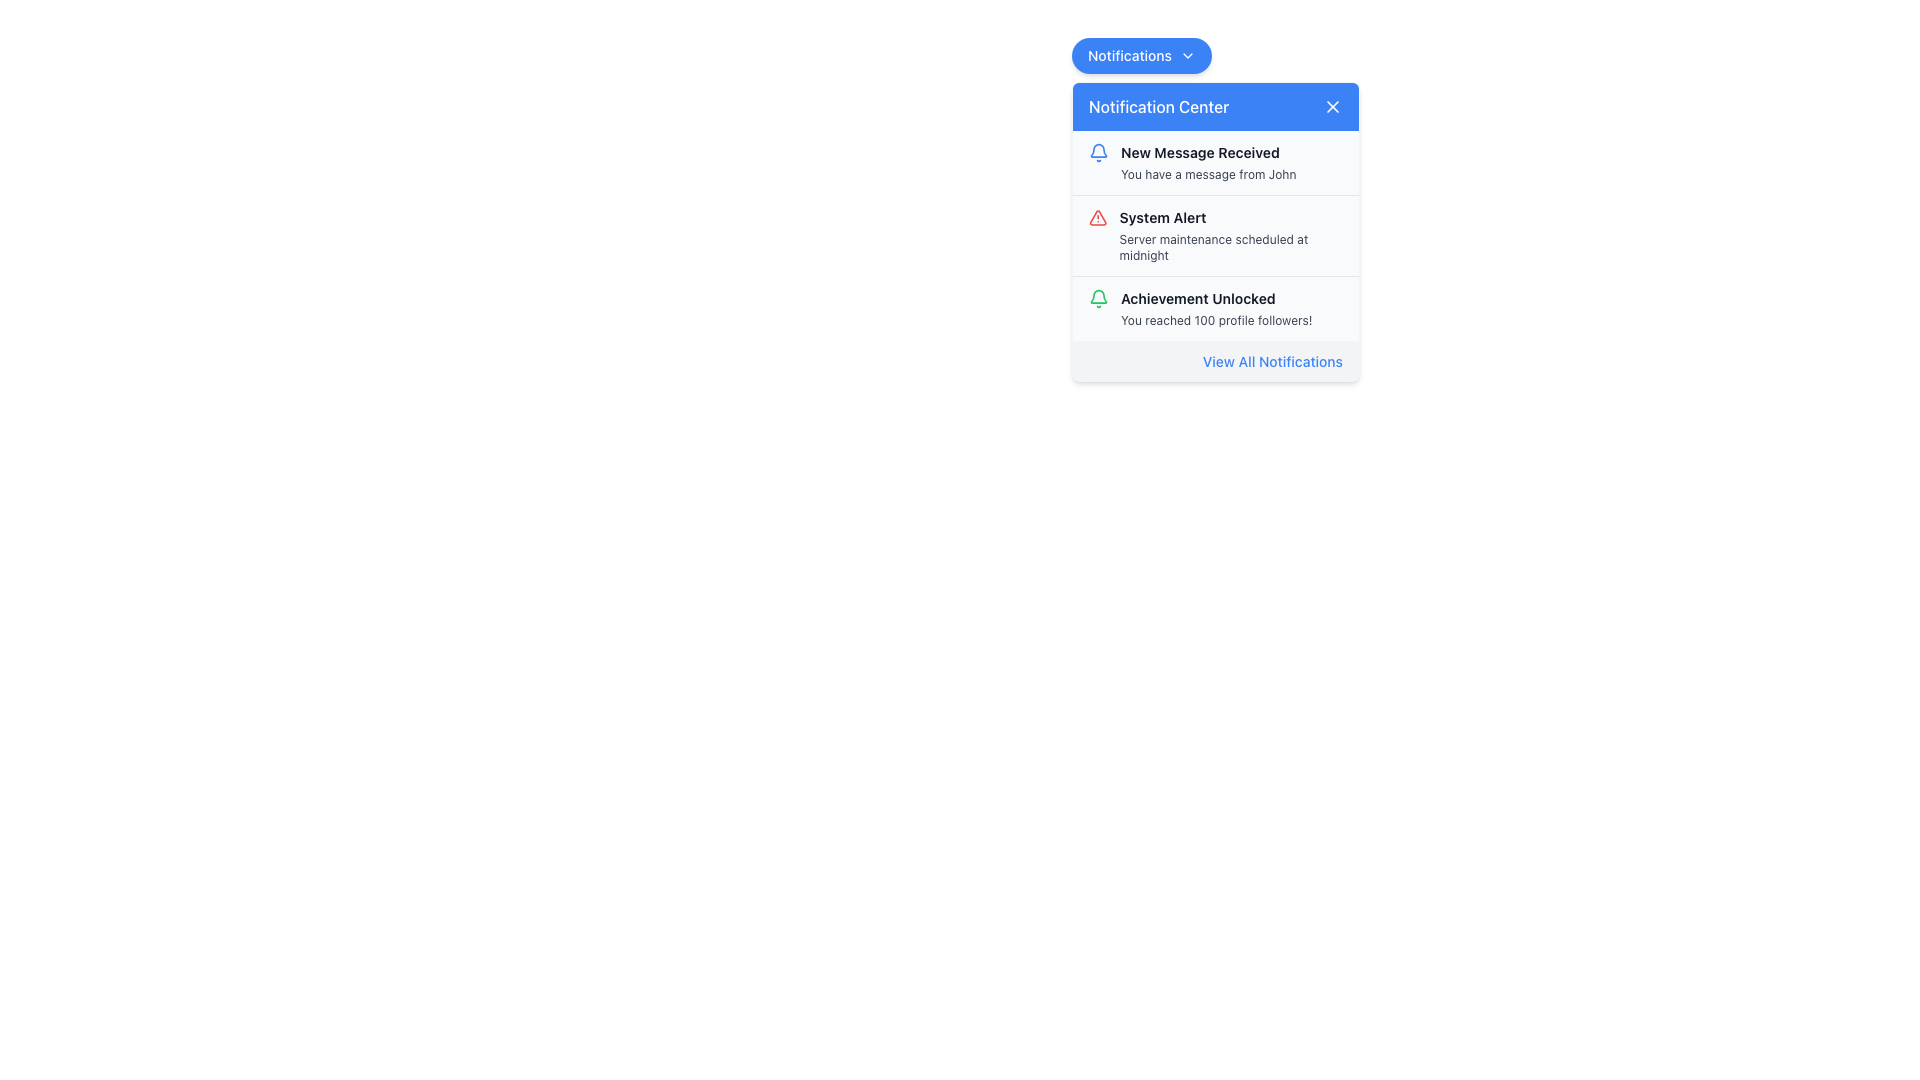 This screenshot has height=1080, width=1920. What do you see at coordinates (1214, 361) in the screenshot?
I see `the 'View All Notifications' hyperlink styled as a button` at bounding box center [1214, 361].